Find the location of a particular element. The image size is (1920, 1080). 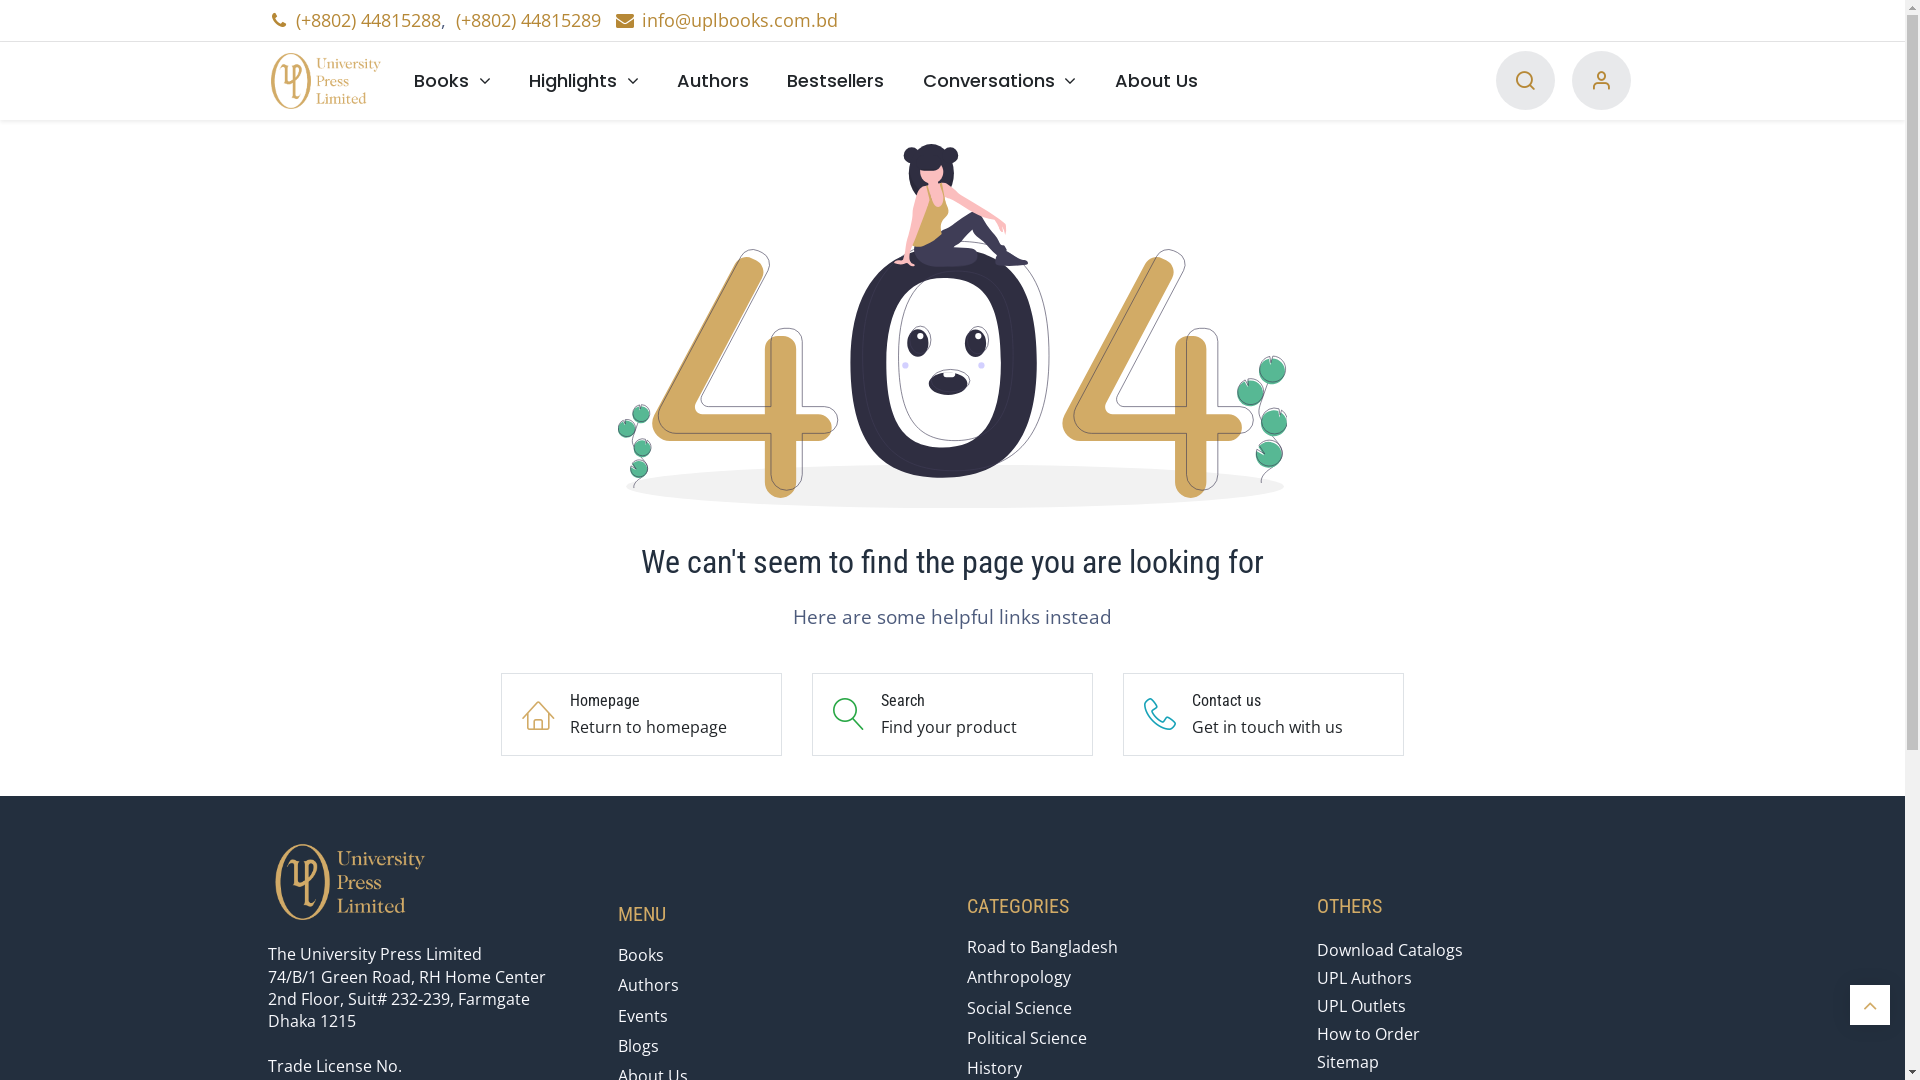

'(+8802) 44815288' is located at coordinates (368, 19).